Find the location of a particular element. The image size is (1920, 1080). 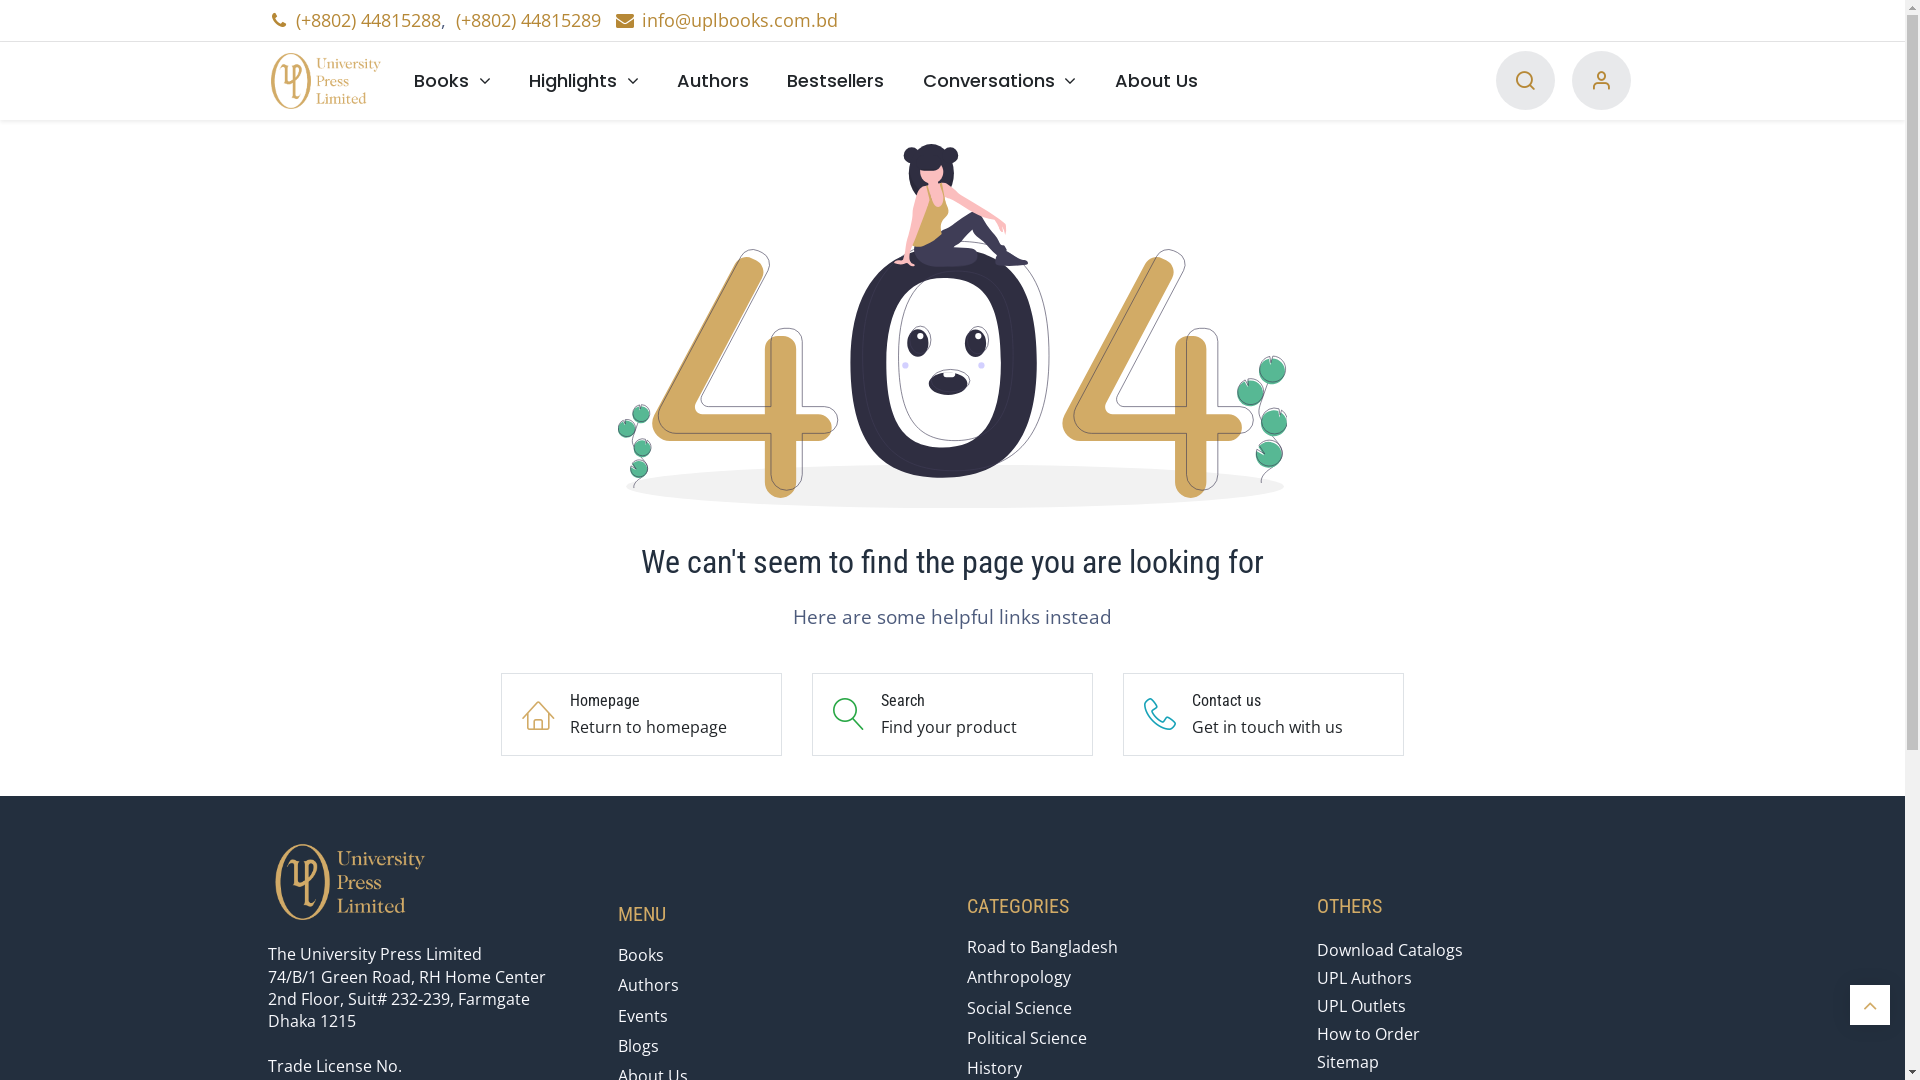

'(+8802) 44815288' is located at coordinates (368, 19).